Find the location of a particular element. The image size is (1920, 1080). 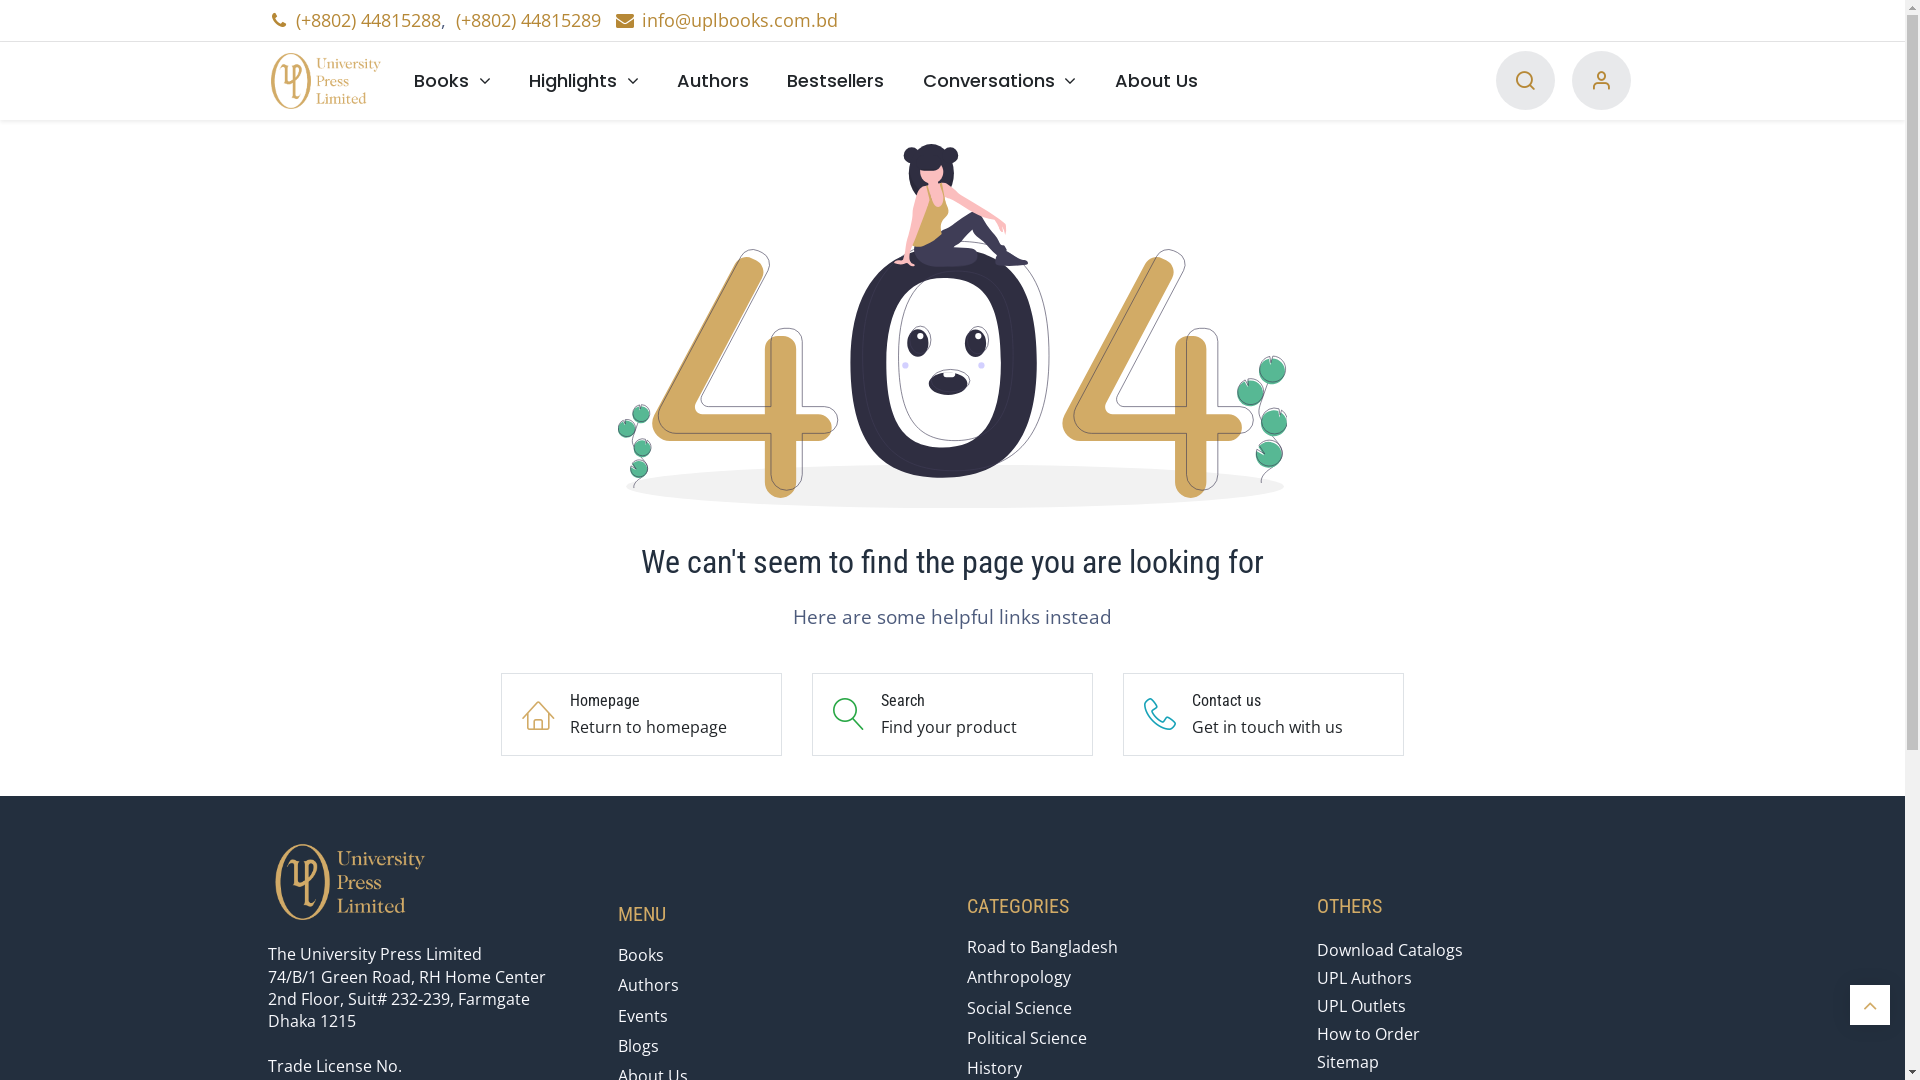

'(+8802) 44815288' is located at coordinates (368, 19).